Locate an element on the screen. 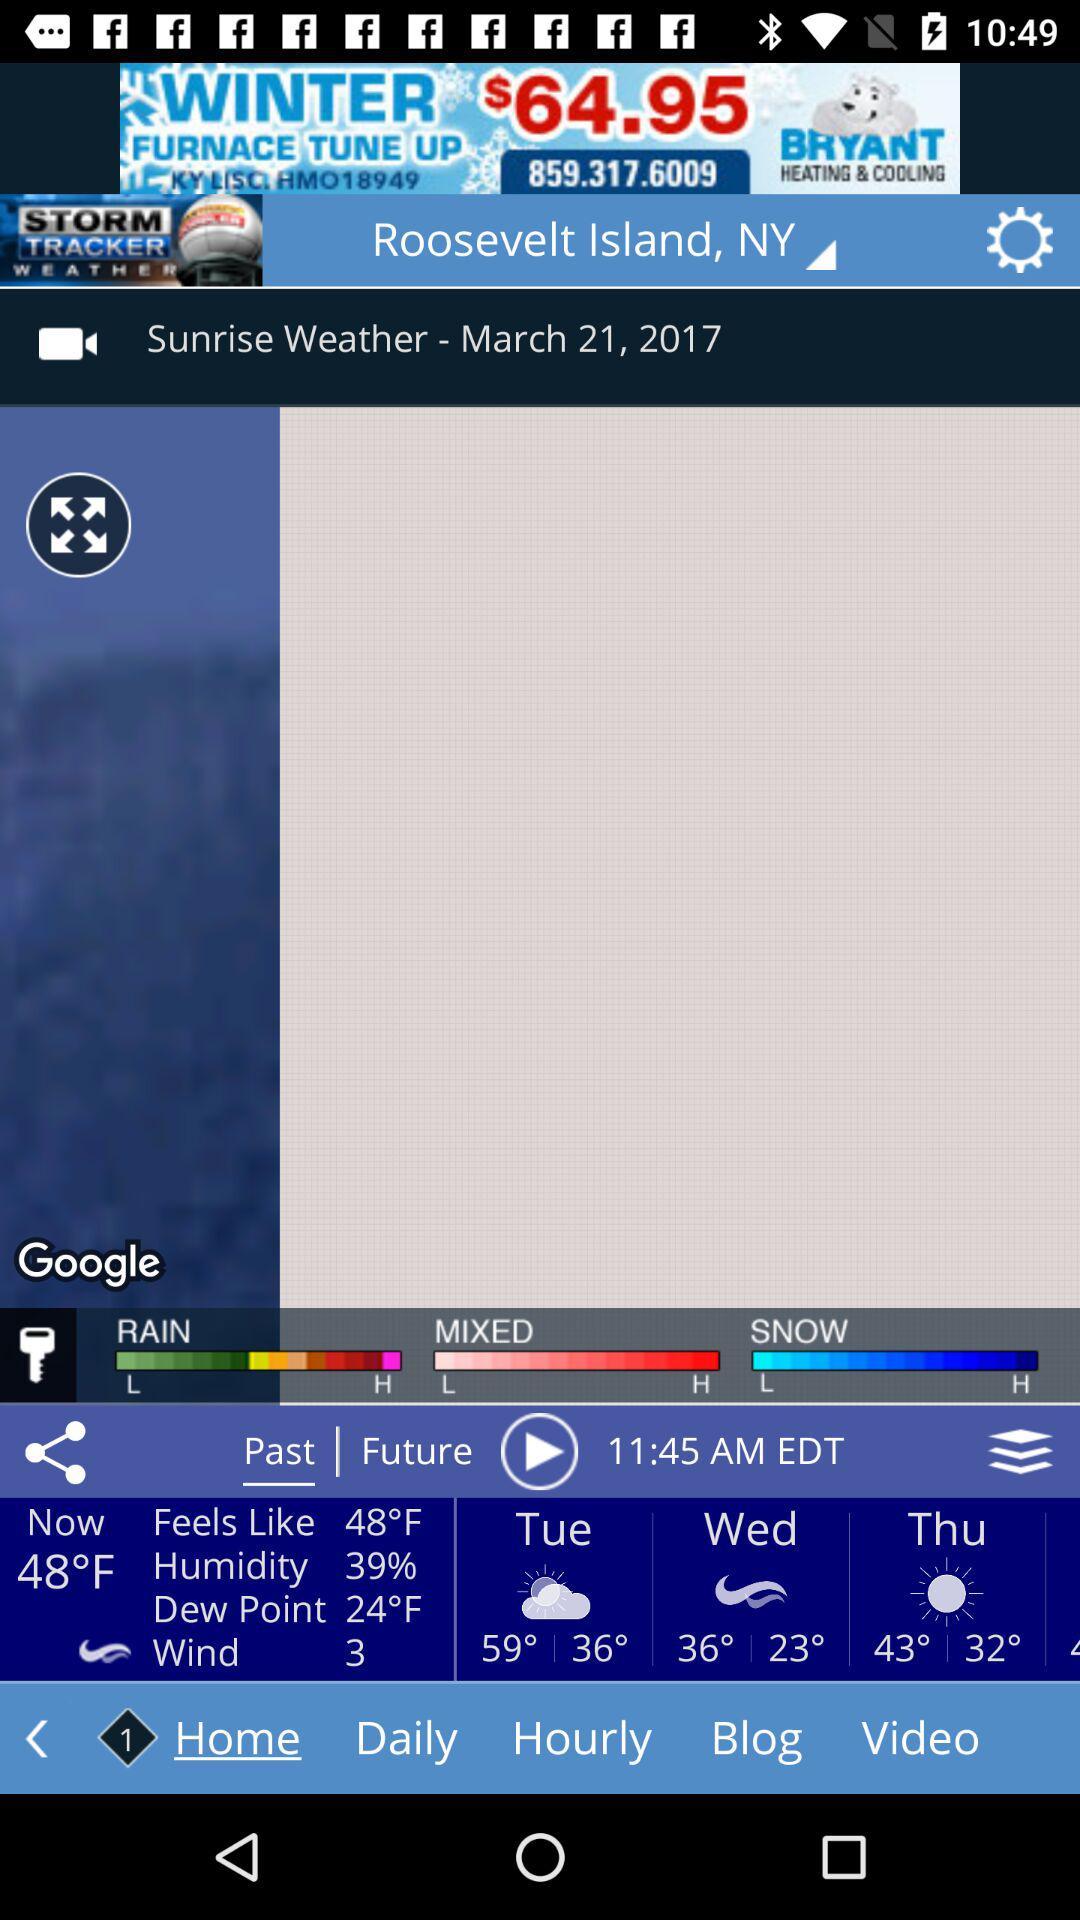 Image resolution: width=1080 pixels, height=1920 pixels. the arrow_backward icon is located at coordinates (36, 1737).